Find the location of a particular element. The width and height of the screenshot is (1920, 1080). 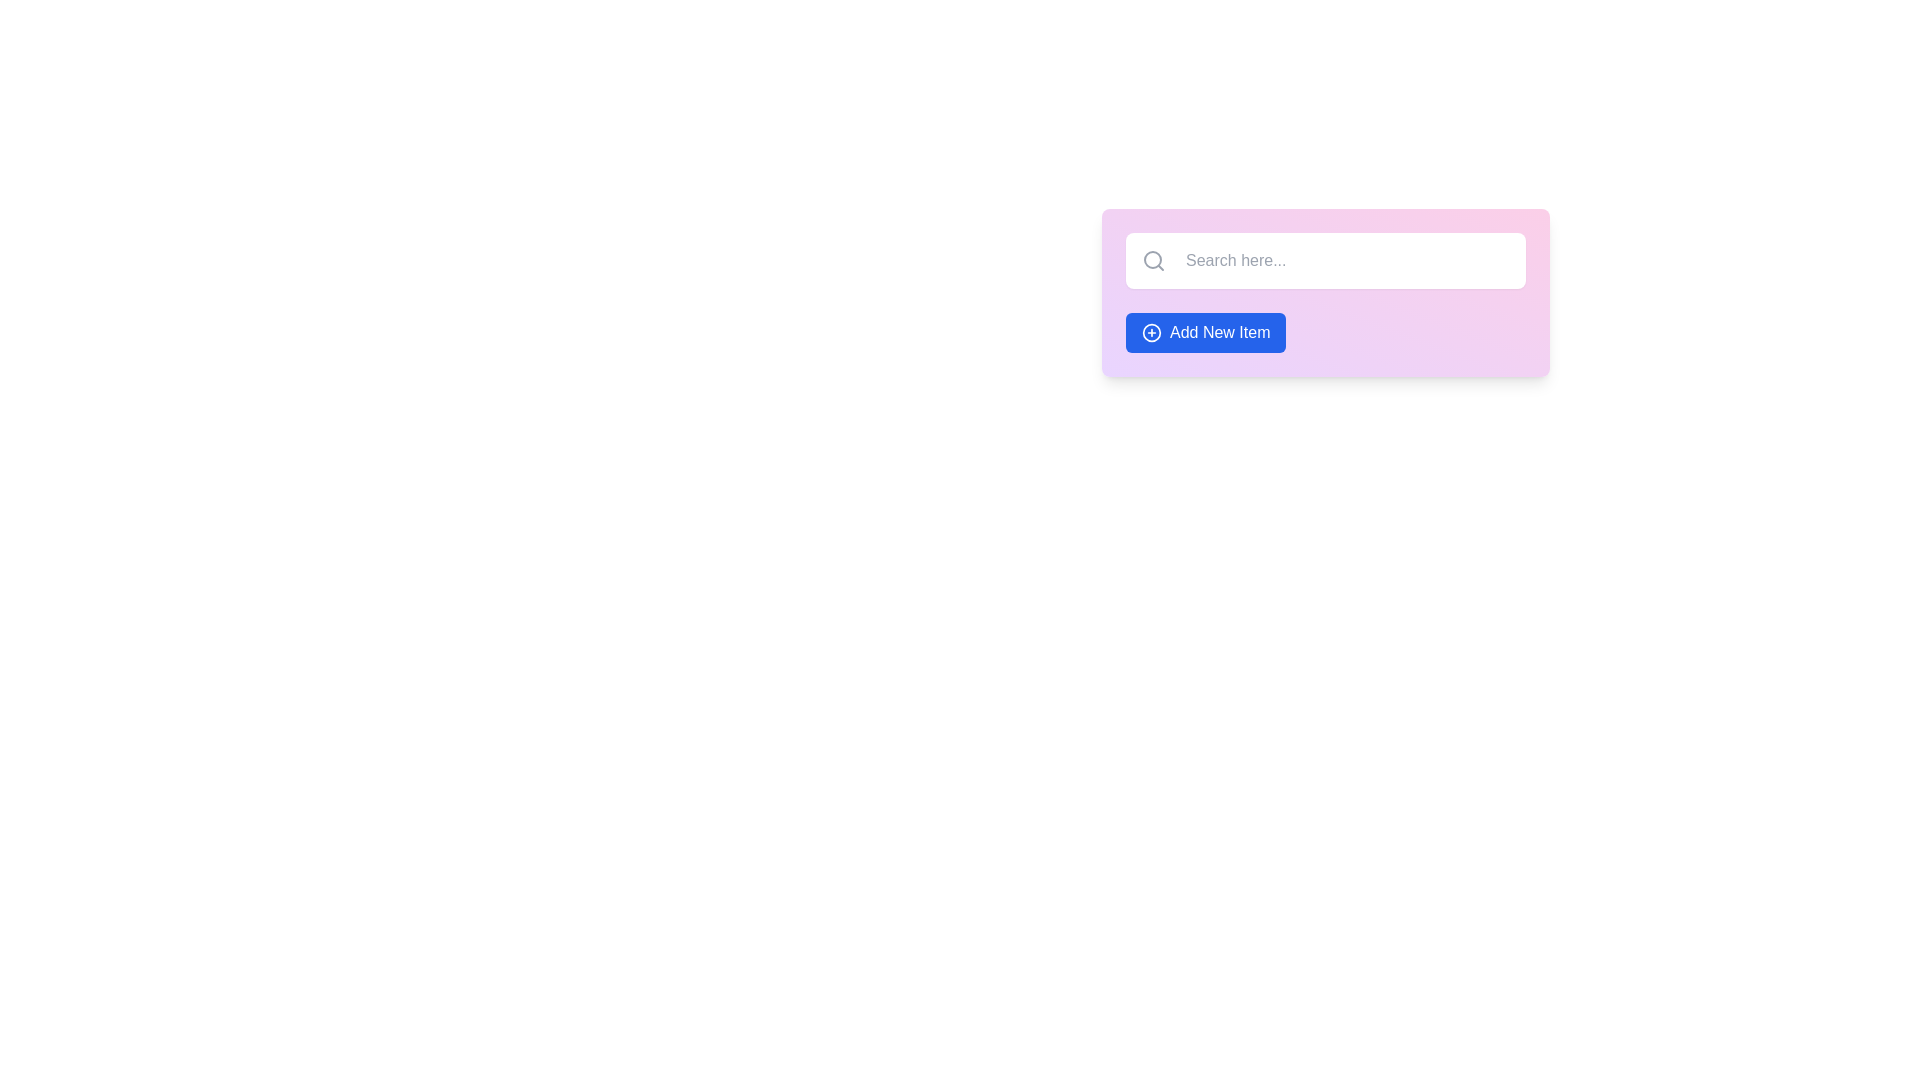

the circular graphical component of the search icon located towards the left end of the search bar is located at coordinates (1152, 258).